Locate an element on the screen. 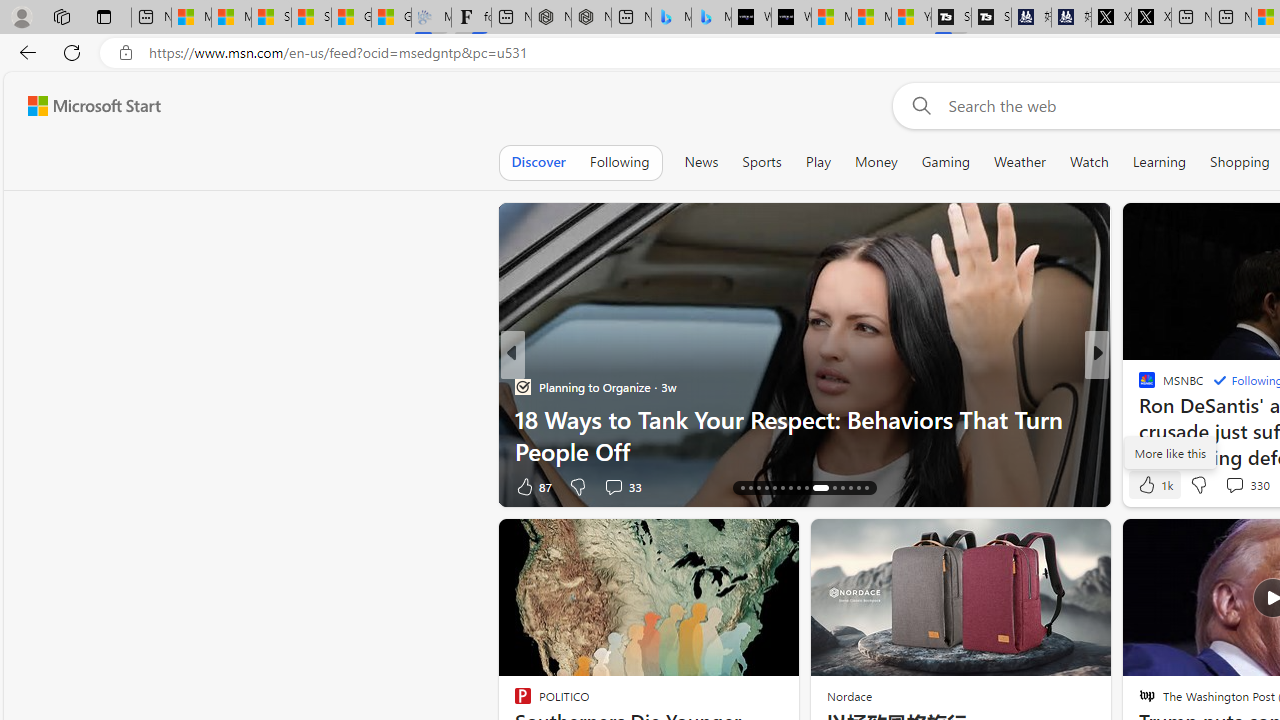 Image resolution: width=1280 pixels, height=720 pixels. 'View comments 33 Comment' is located at coordinates (621, 486).